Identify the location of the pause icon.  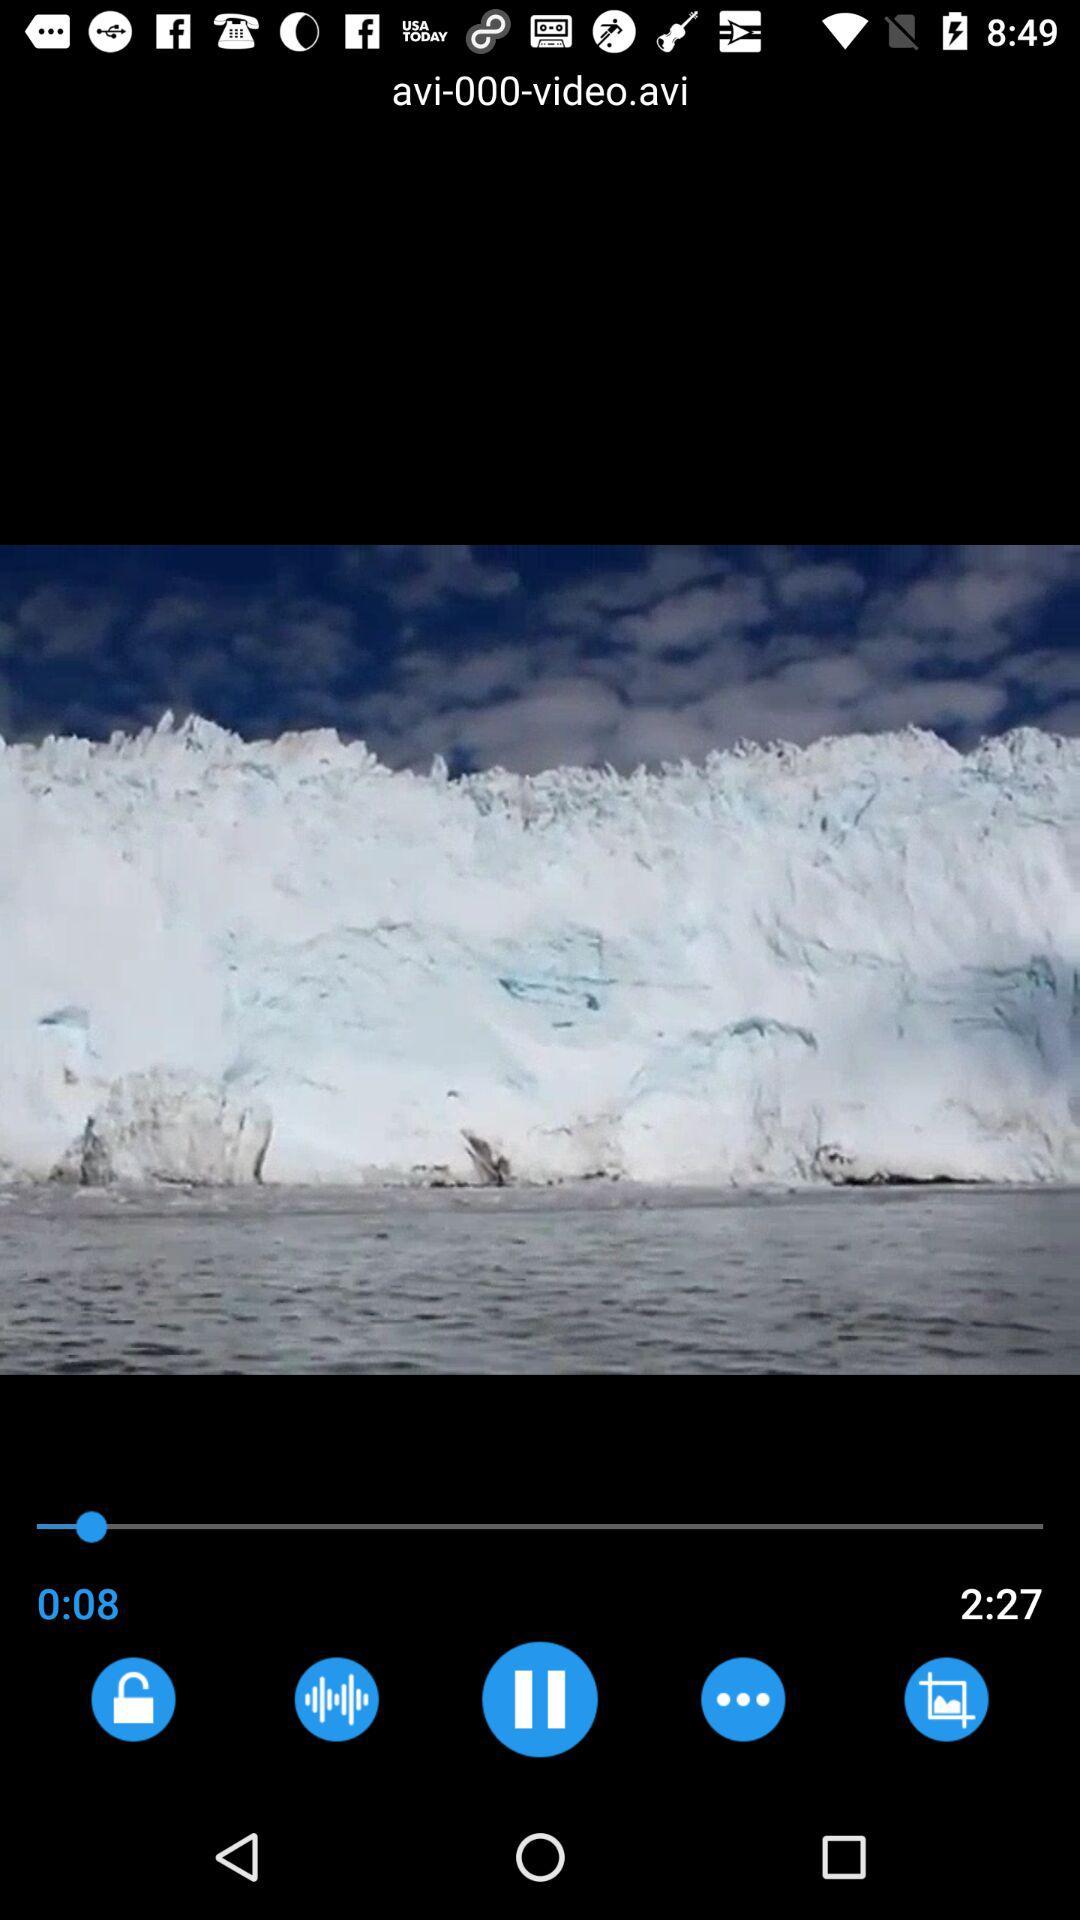
(538, 1698).